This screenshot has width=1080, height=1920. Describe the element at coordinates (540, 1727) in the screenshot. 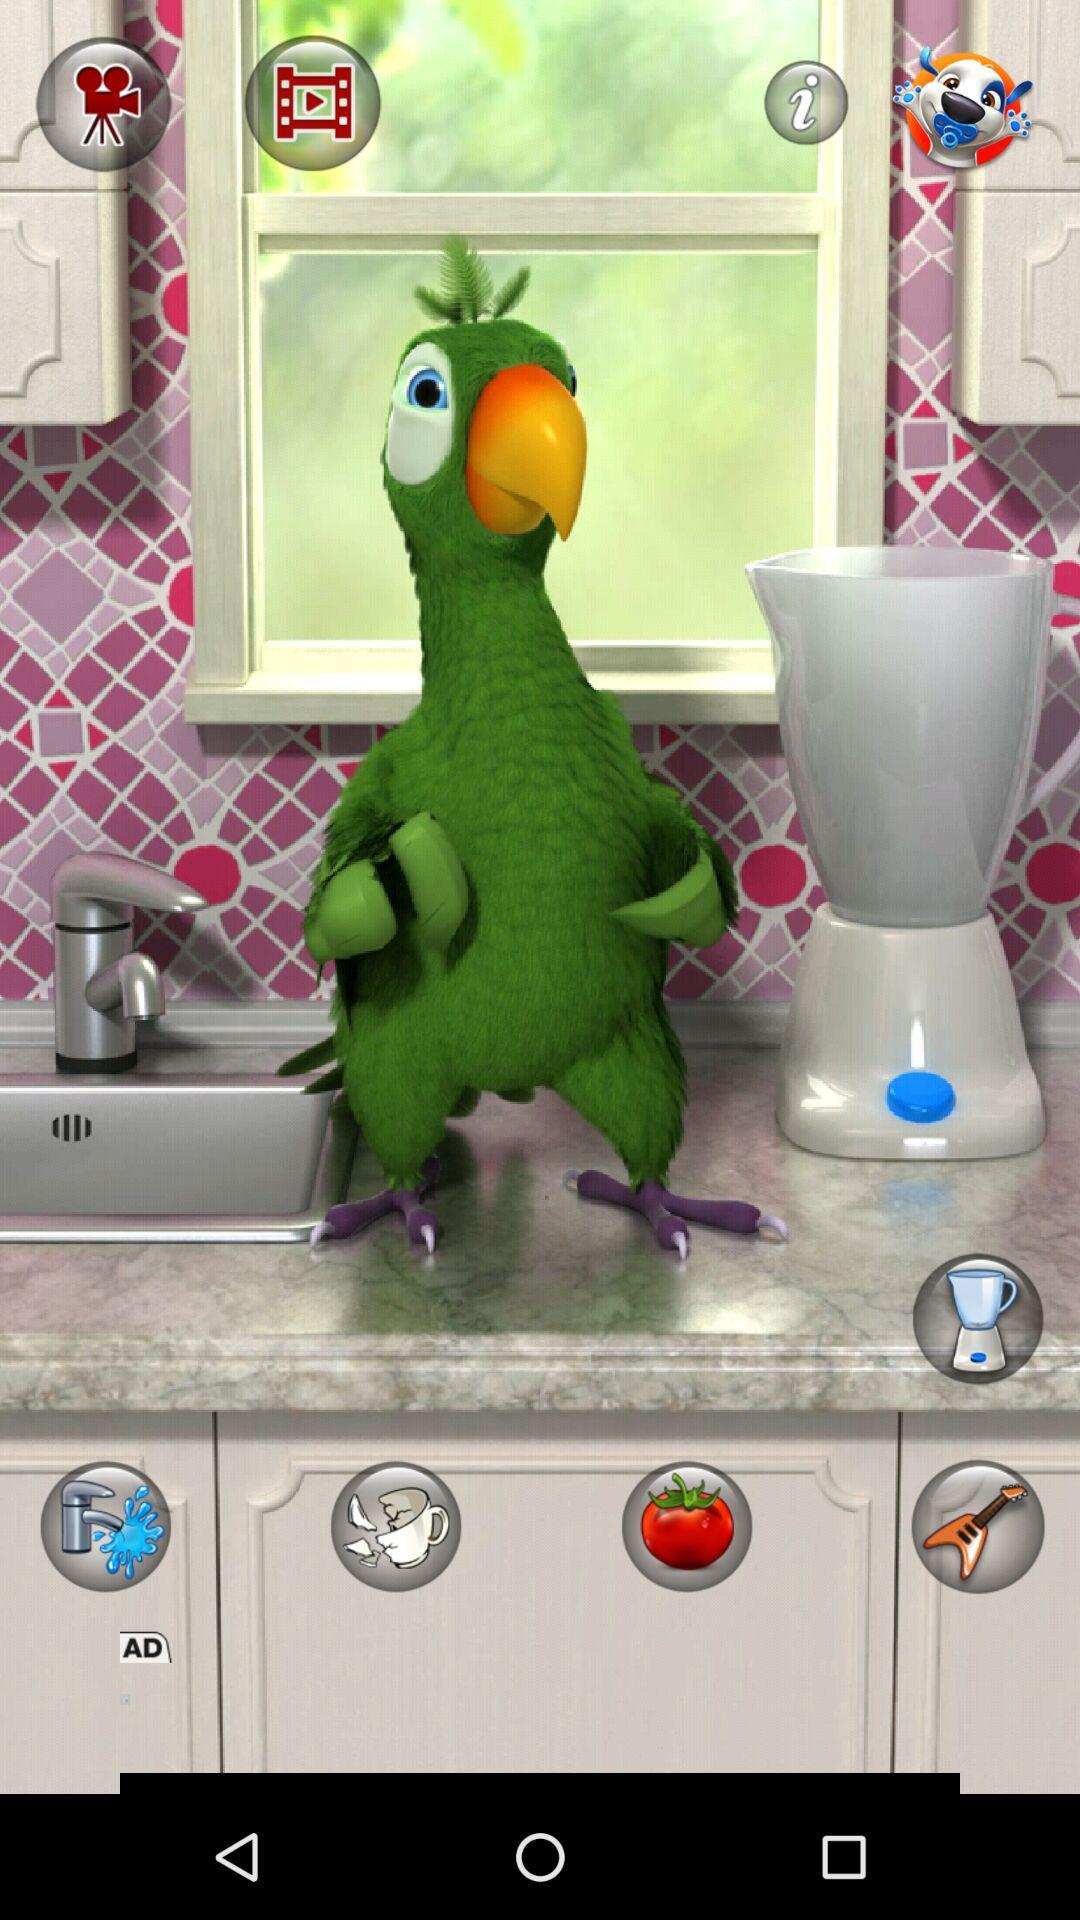

I see `outline page` at that location.